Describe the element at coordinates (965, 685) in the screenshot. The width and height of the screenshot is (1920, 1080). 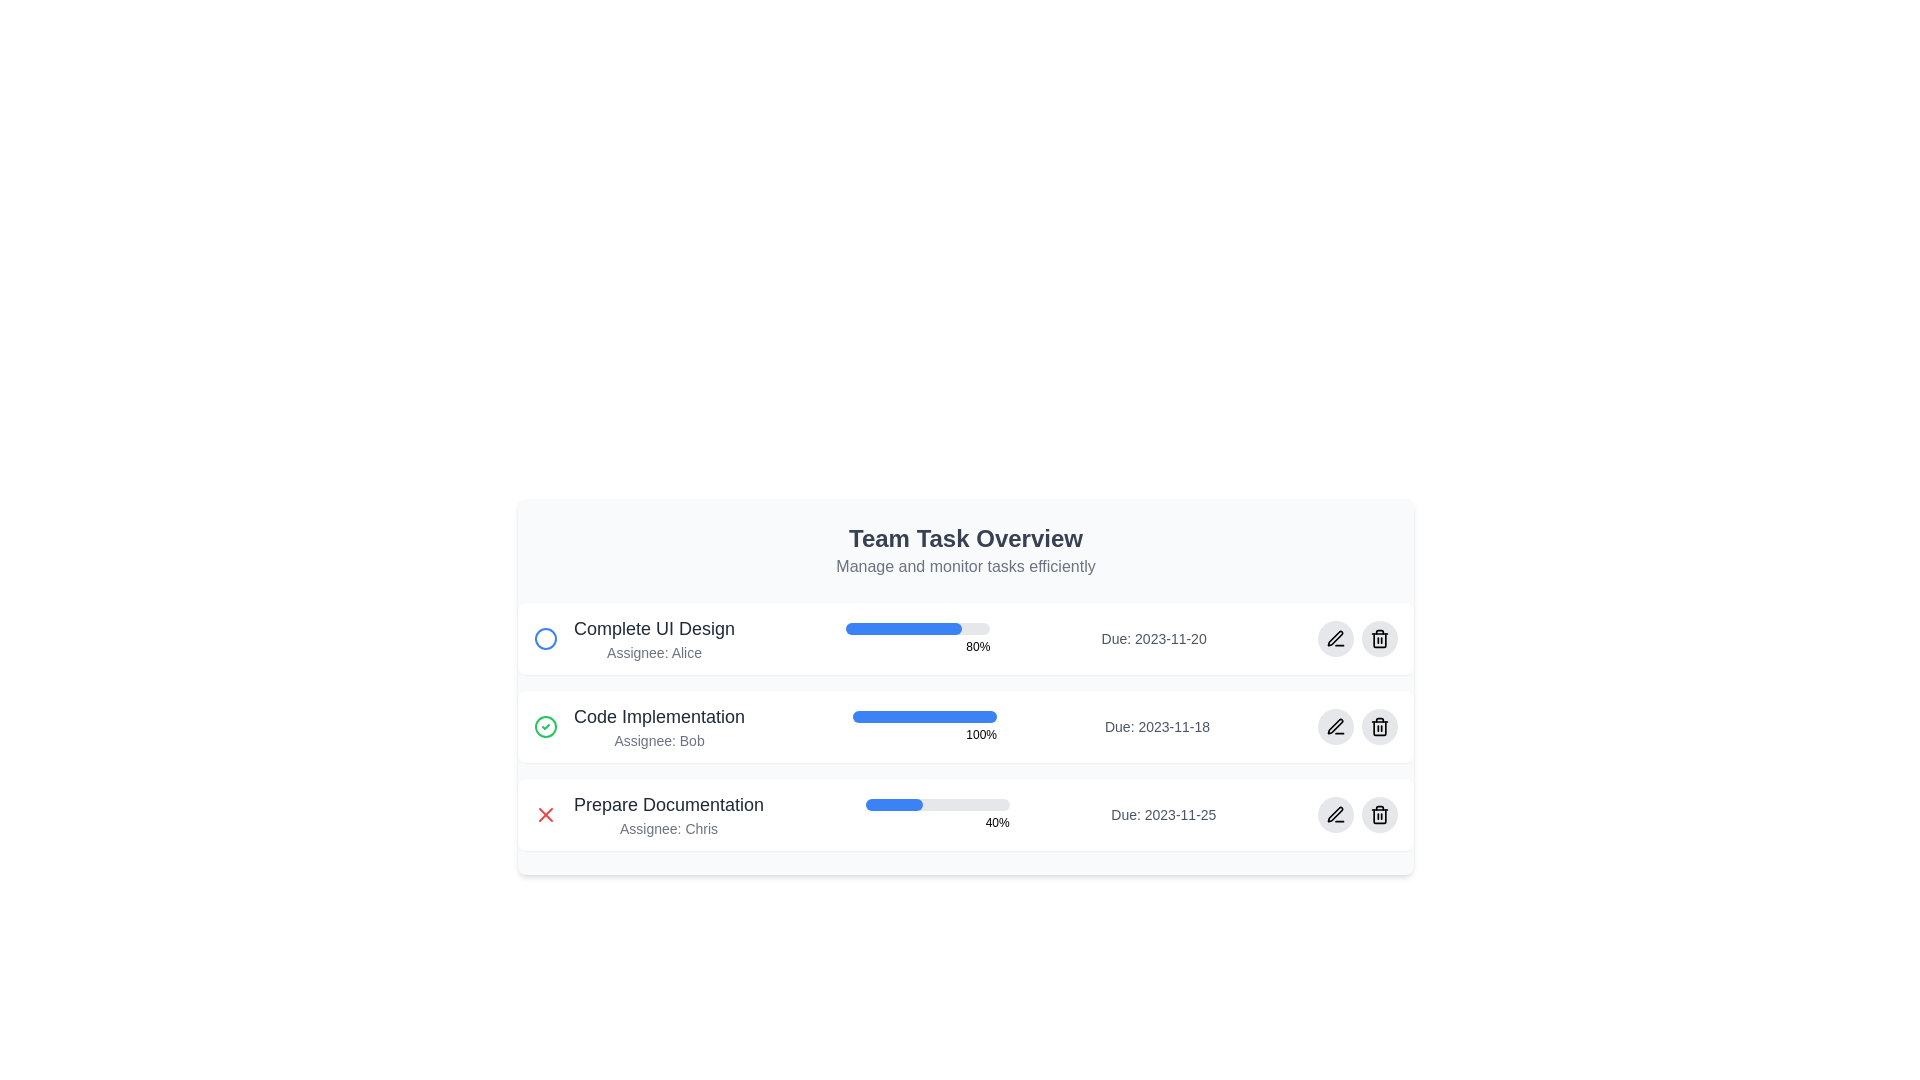
I see `the Dashboard overview box titled 'Team Task Overview', which features a light gray background, rounded corners, and contains task details including progress bars and assignee names` at that location.